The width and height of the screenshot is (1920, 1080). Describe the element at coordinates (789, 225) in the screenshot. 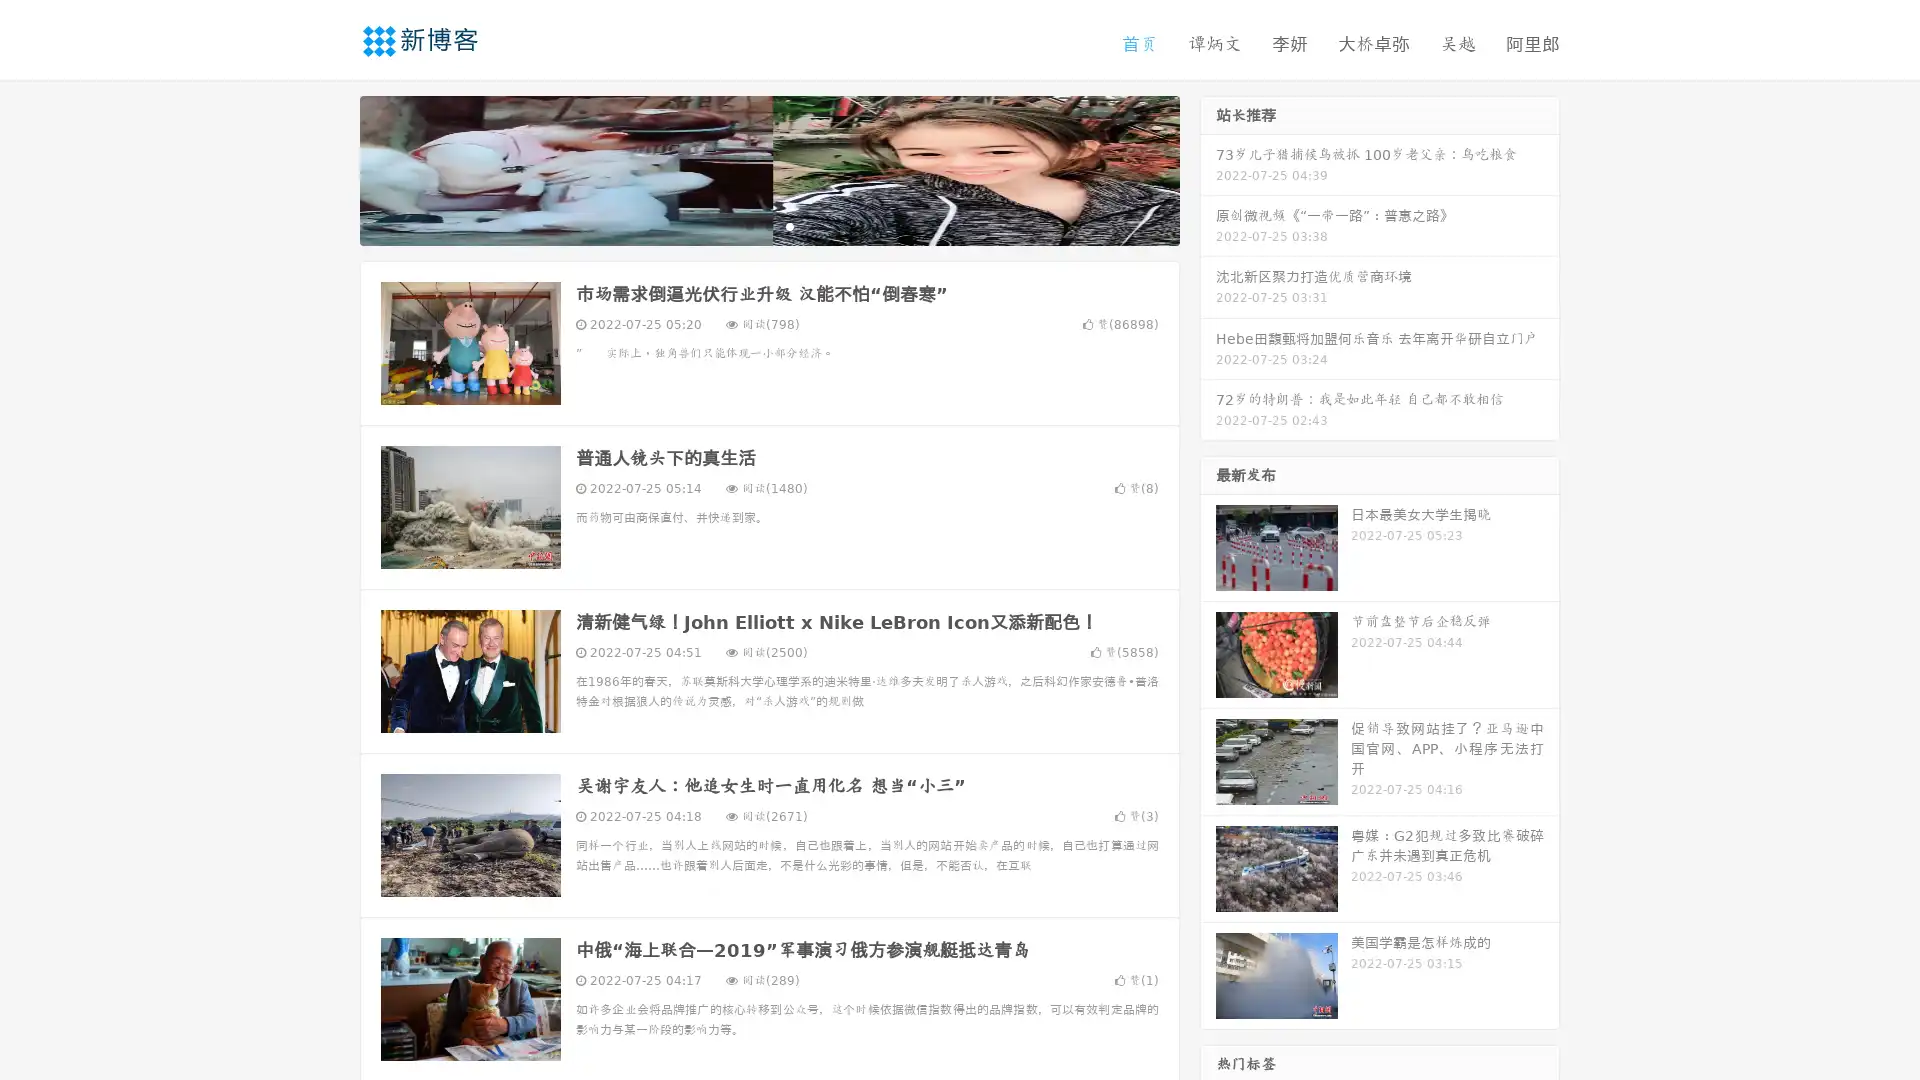

I see `Go to slide 3` at that location.